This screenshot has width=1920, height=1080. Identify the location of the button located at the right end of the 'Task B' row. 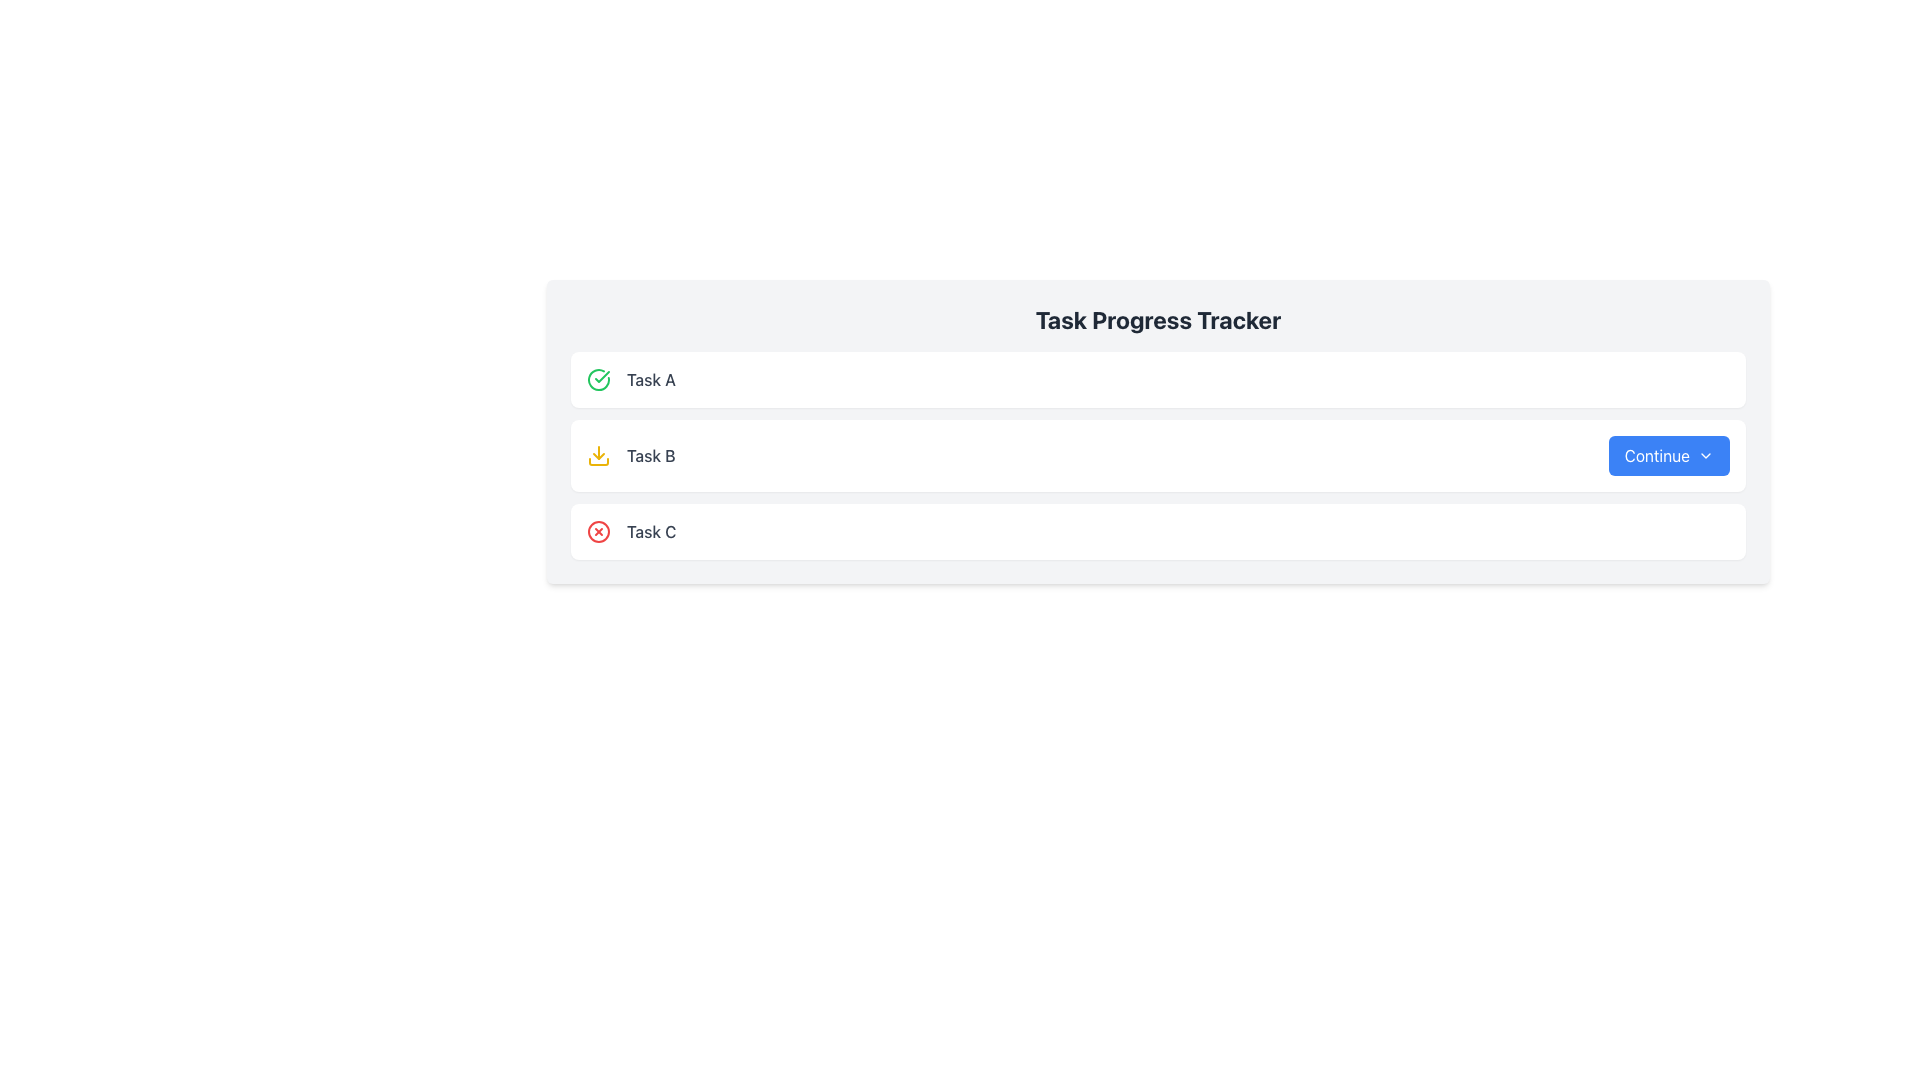
(1669, 455).